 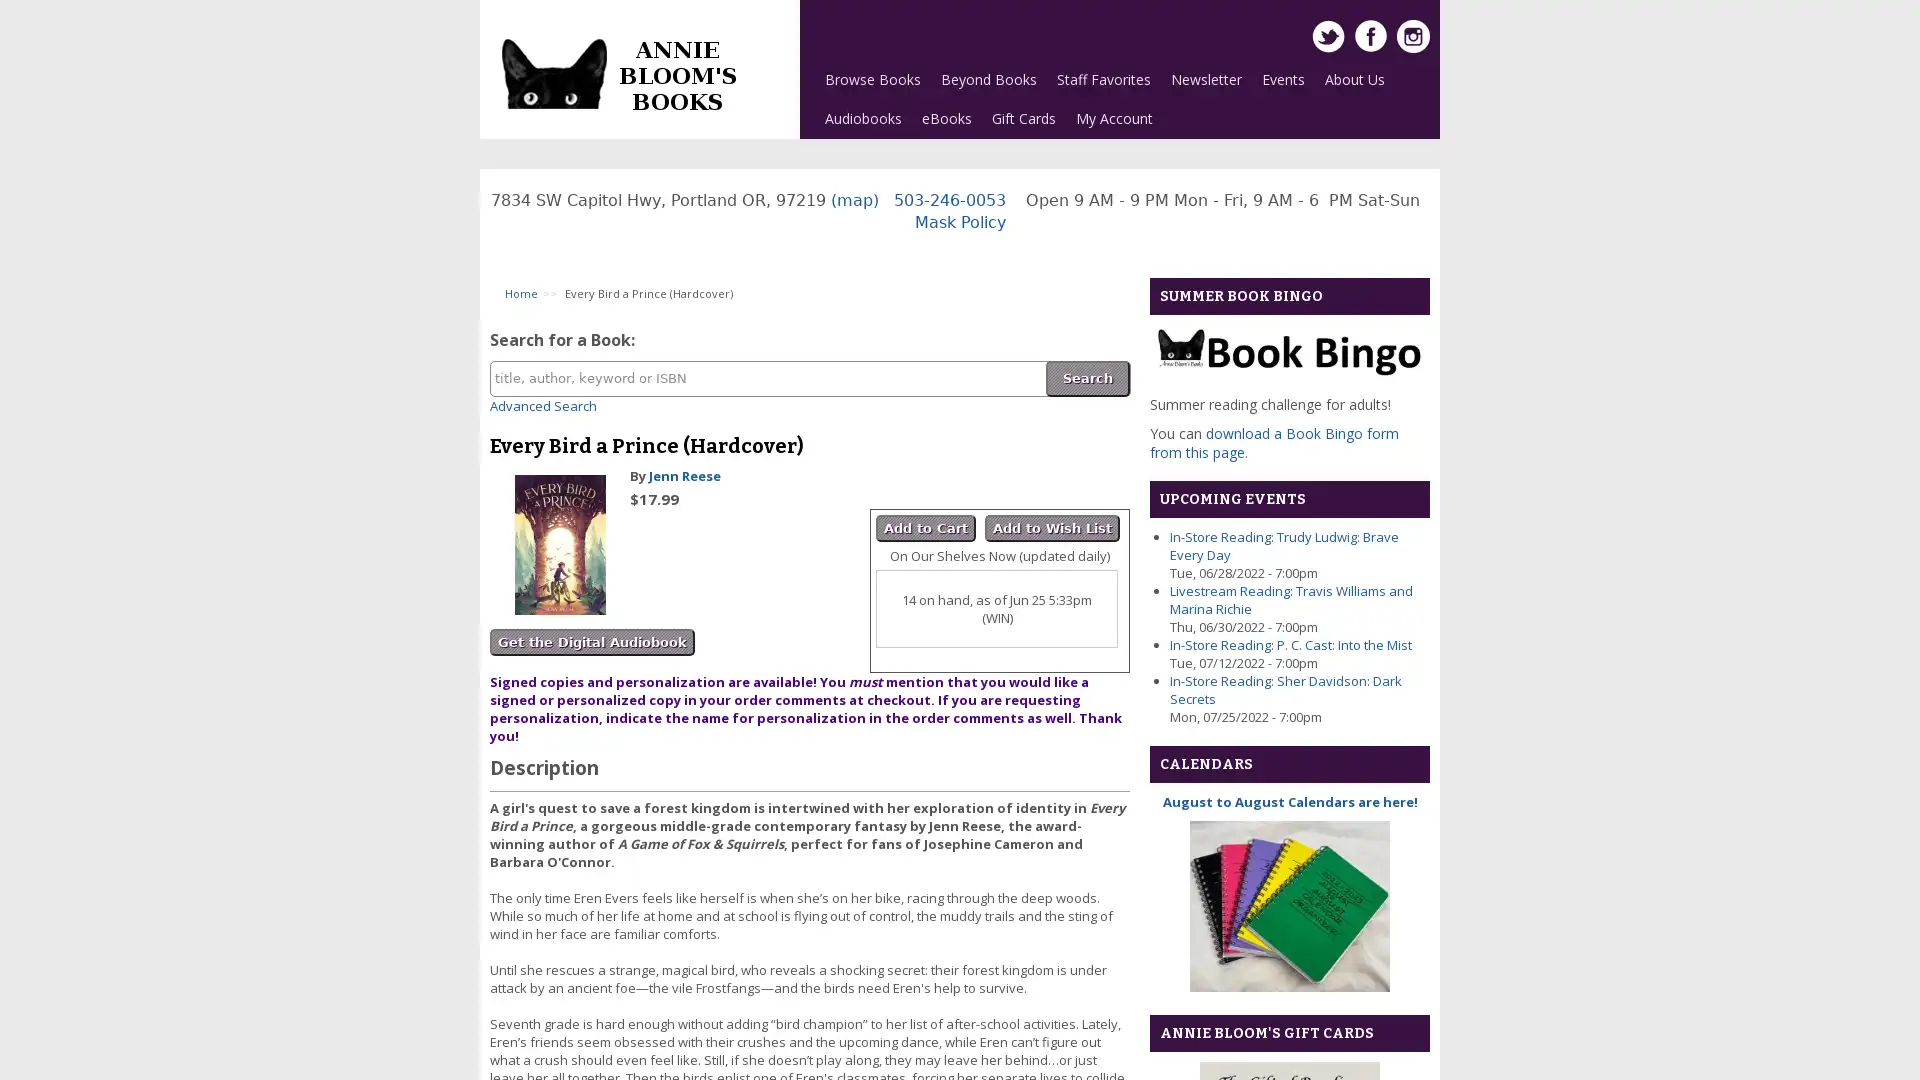 What do you see at coordinates (1087, 378) in the screenshot?
I see `Search` at bounding box center [1087, 378].